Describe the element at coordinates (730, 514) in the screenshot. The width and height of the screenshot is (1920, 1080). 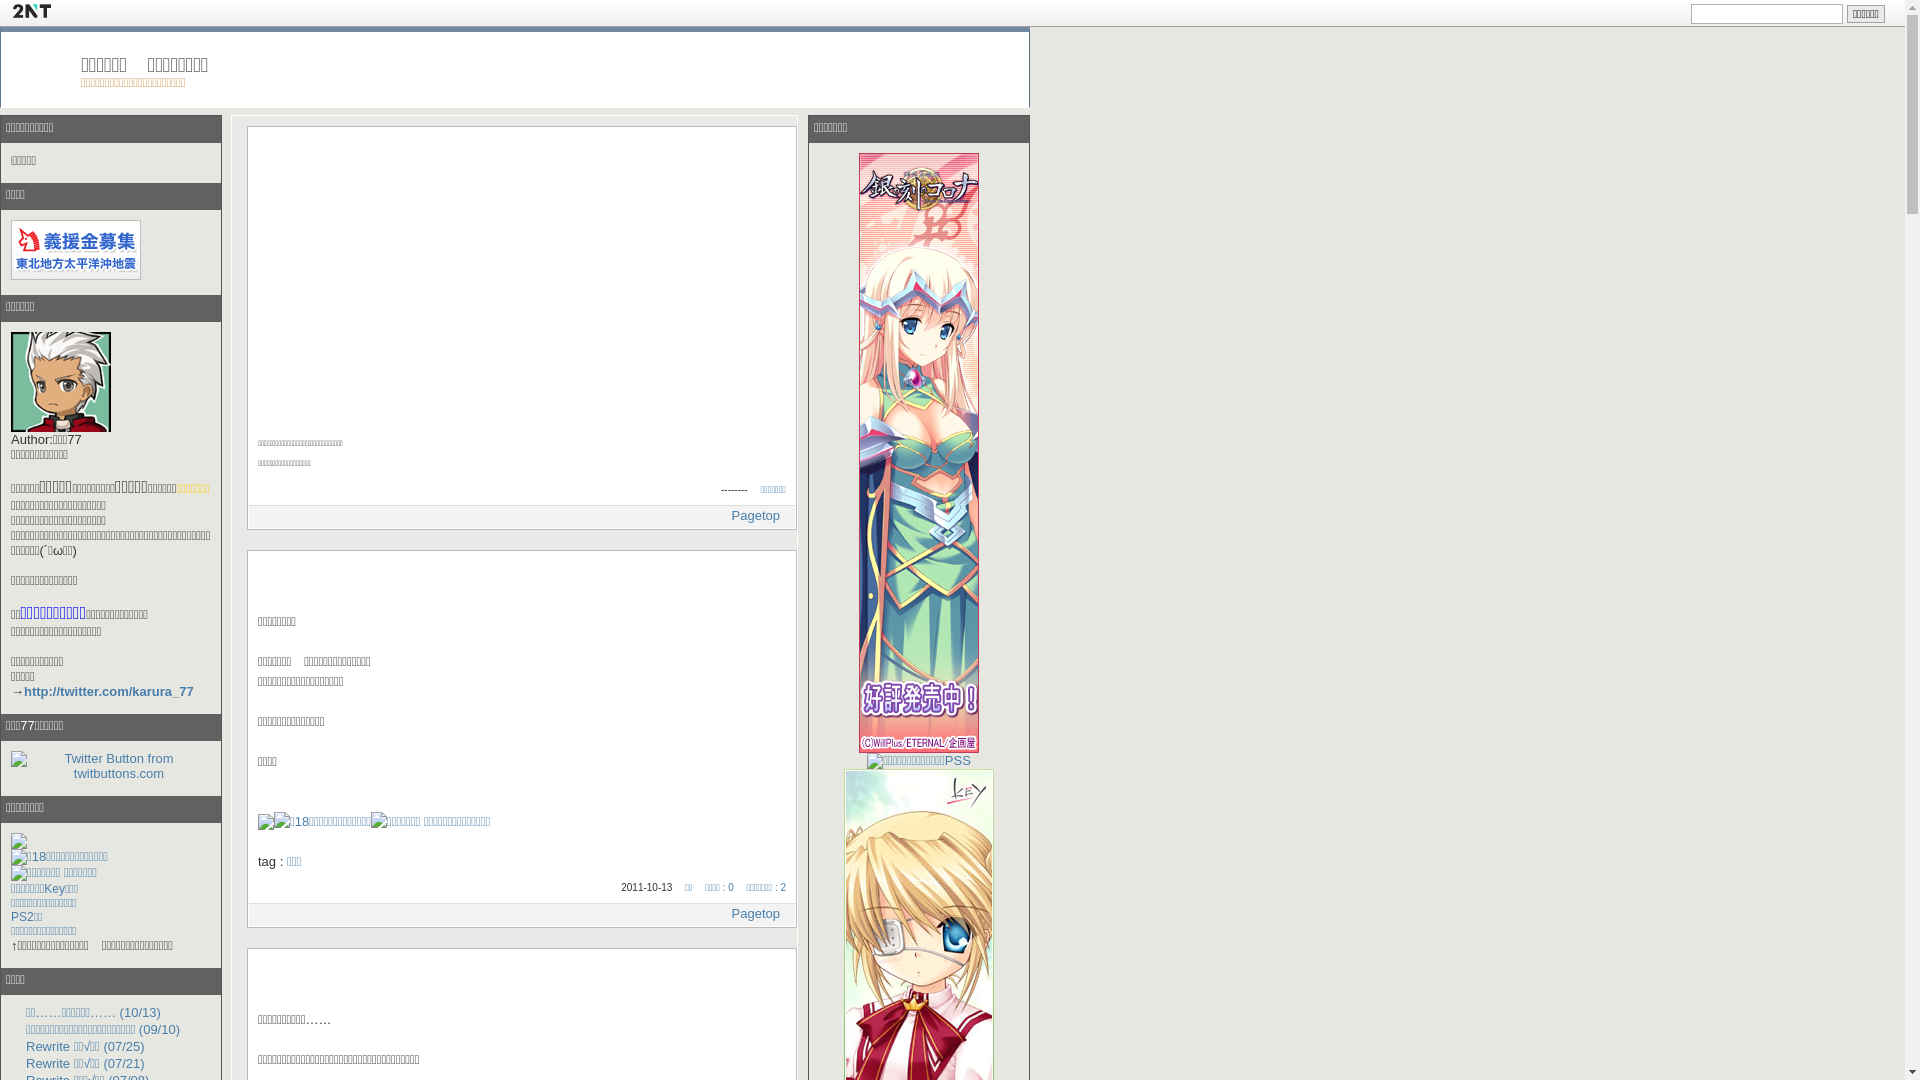
I see `'Pagetop'` at that location.